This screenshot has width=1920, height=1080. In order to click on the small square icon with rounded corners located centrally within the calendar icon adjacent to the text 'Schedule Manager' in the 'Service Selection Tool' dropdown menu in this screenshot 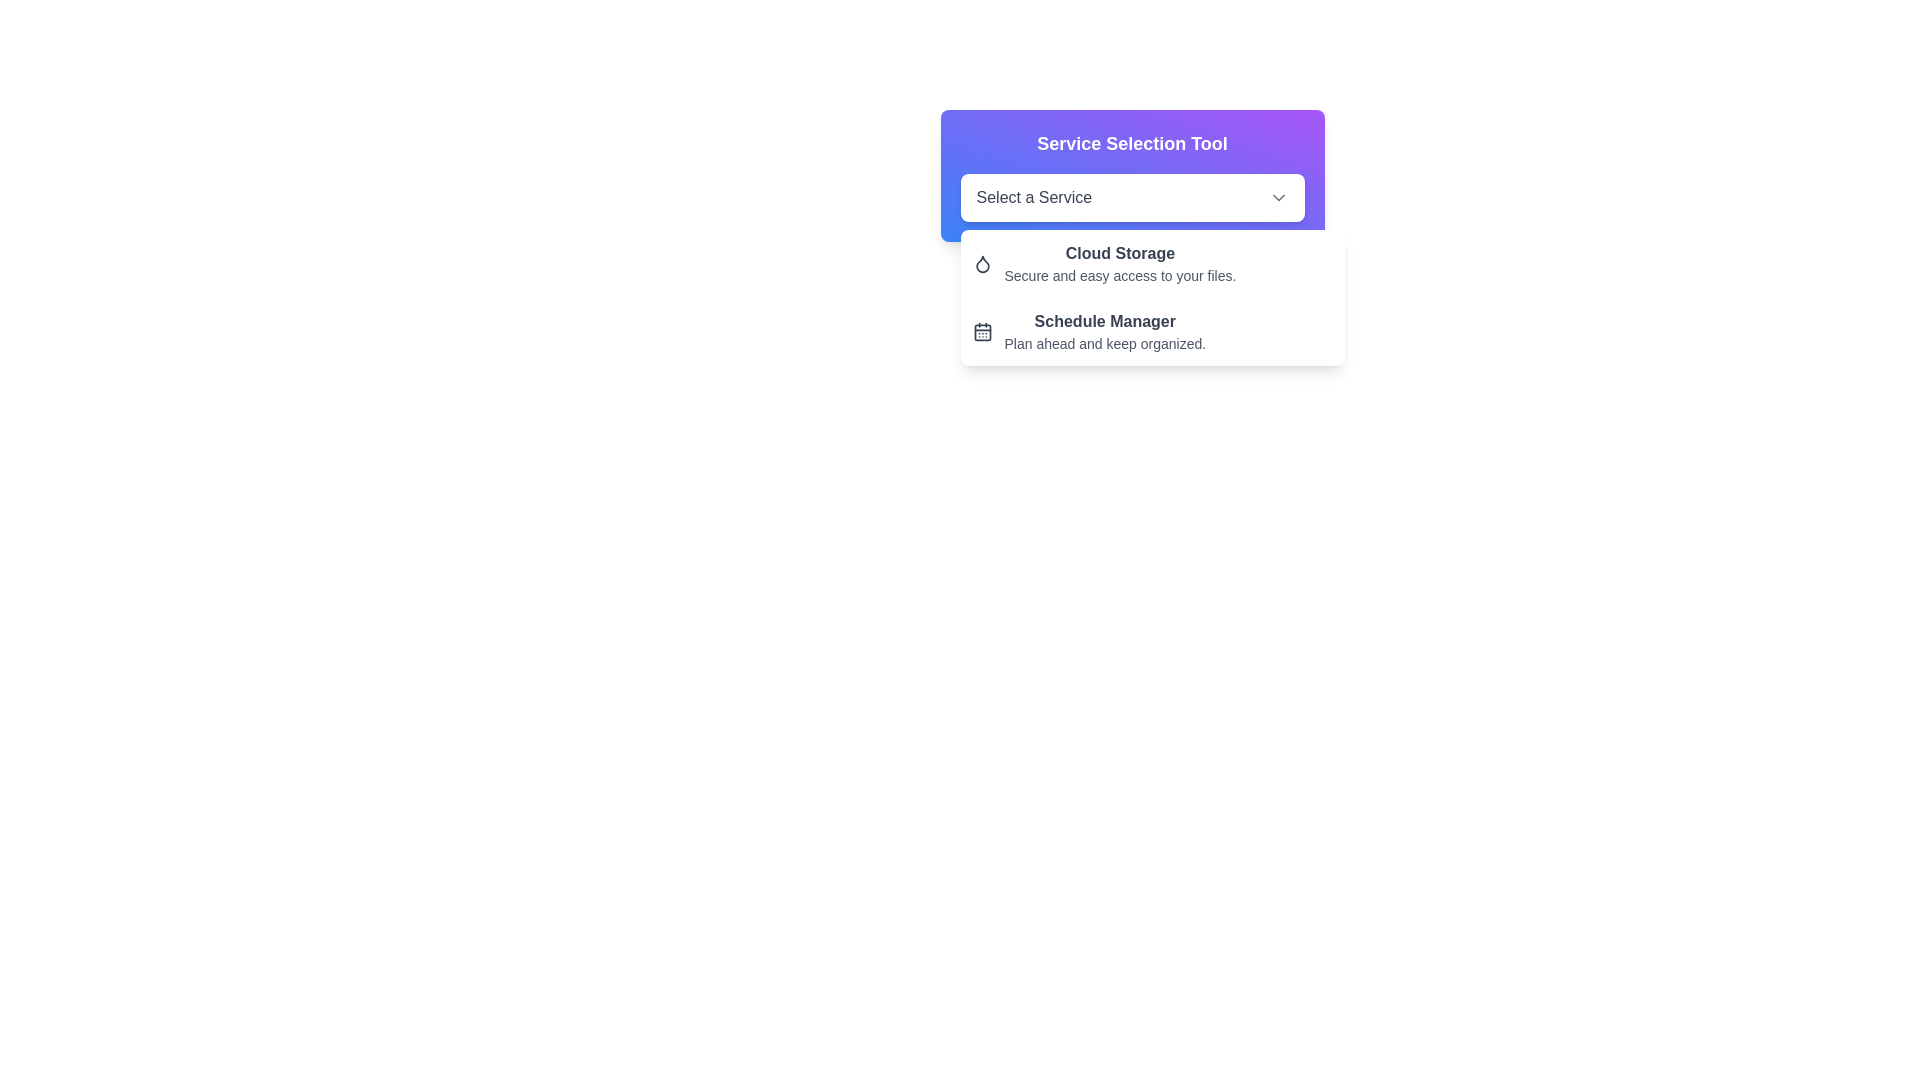, I will do `click(982, 331)`.